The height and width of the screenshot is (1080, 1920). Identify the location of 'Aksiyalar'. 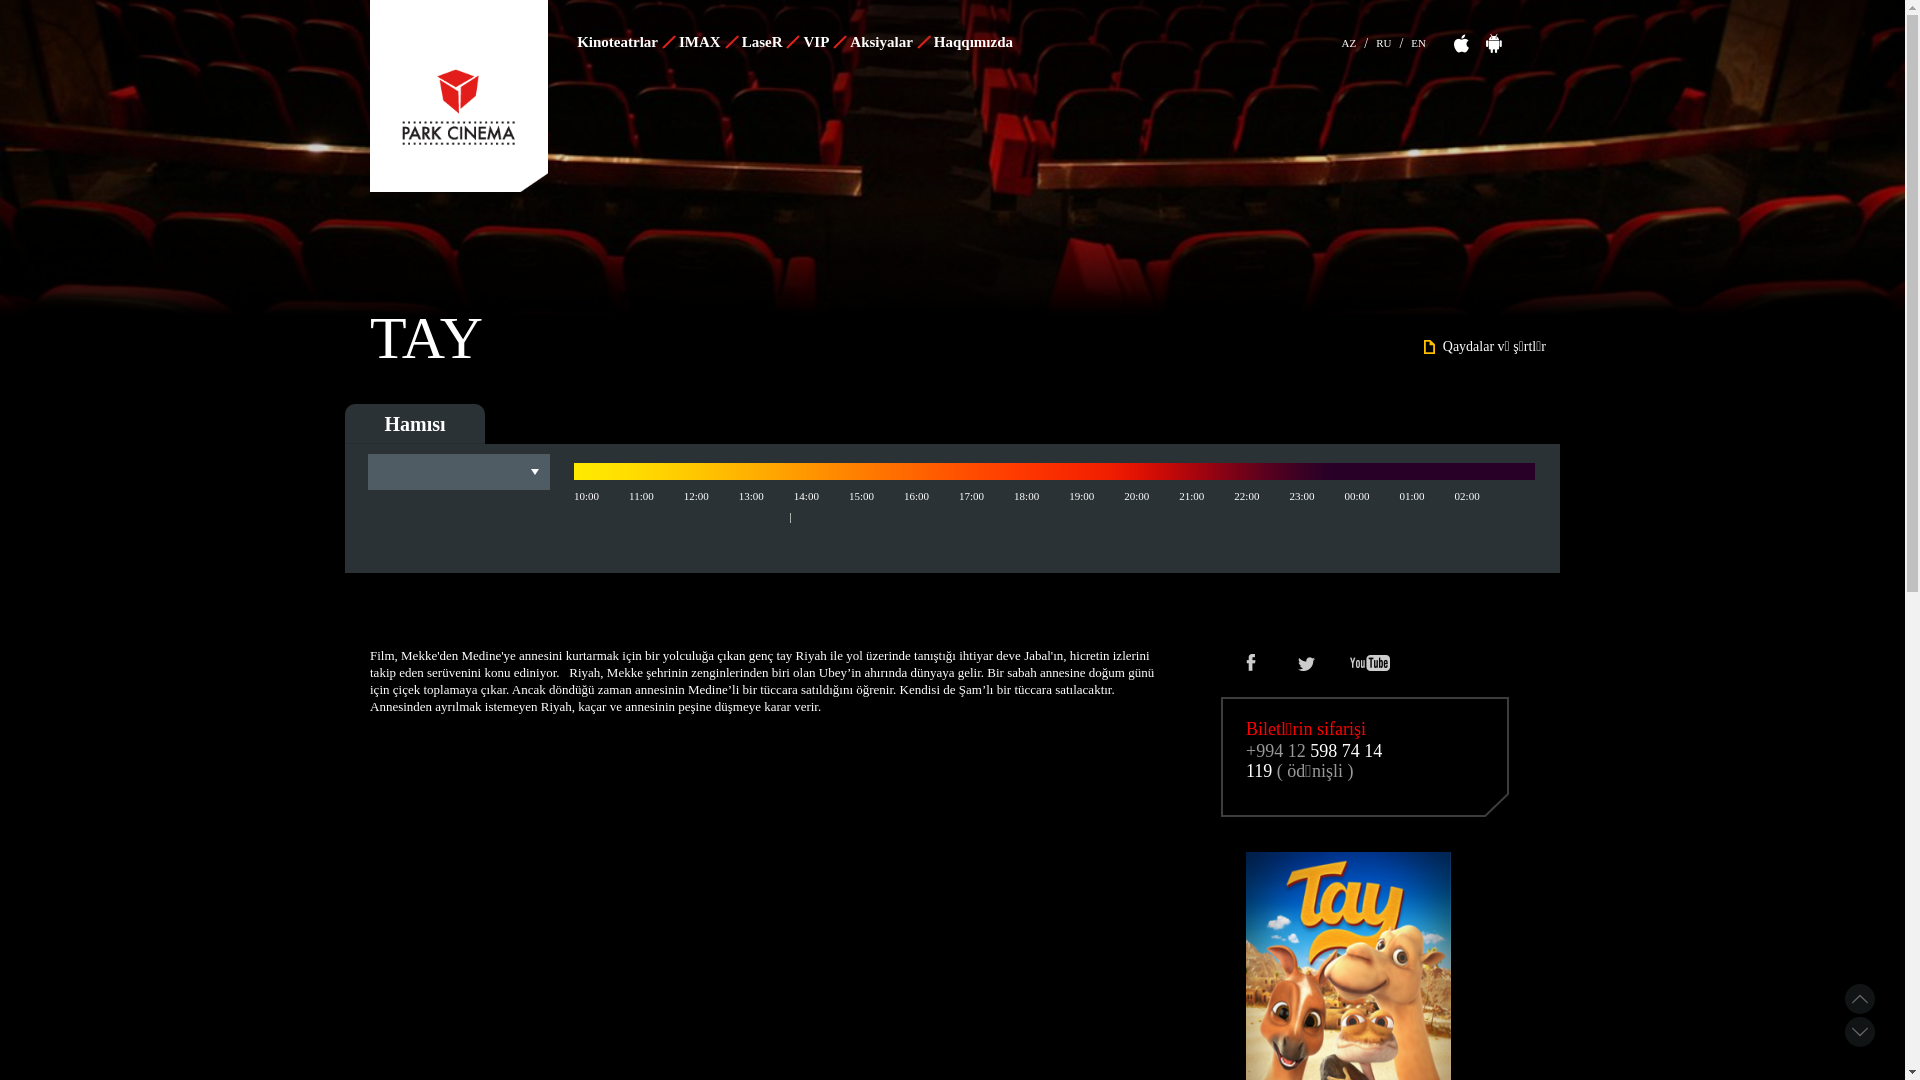
(846, 42).